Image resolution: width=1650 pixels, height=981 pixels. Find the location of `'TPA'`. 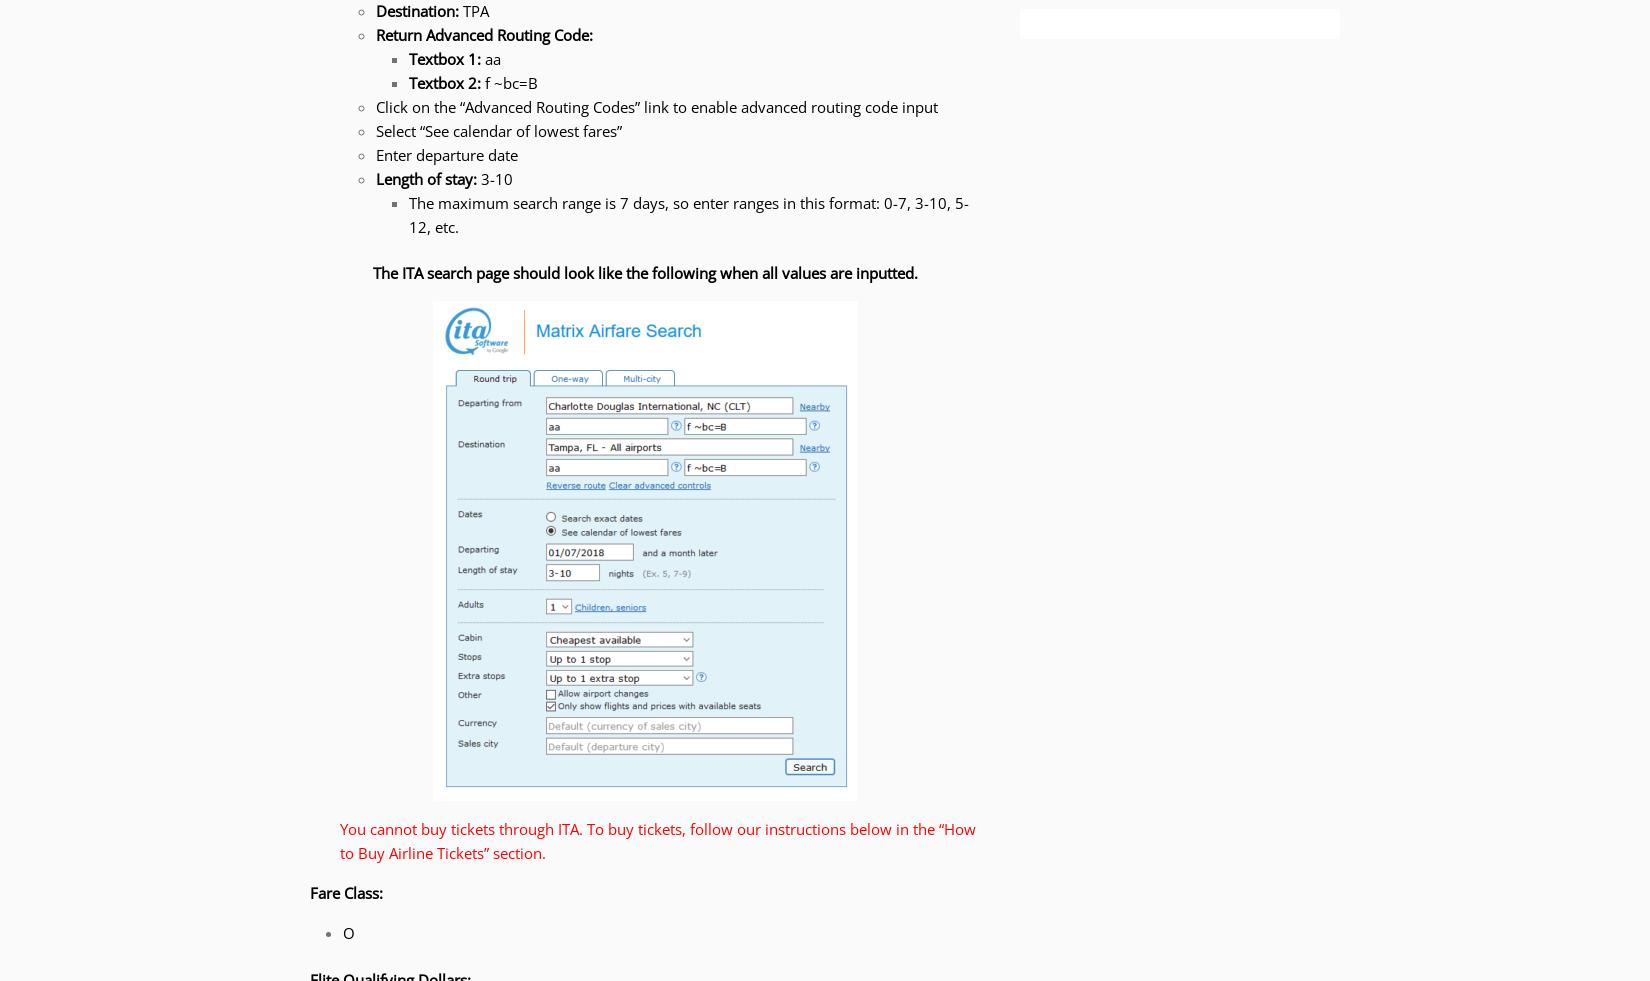

'TPA' is located at coordinates (473, 9).